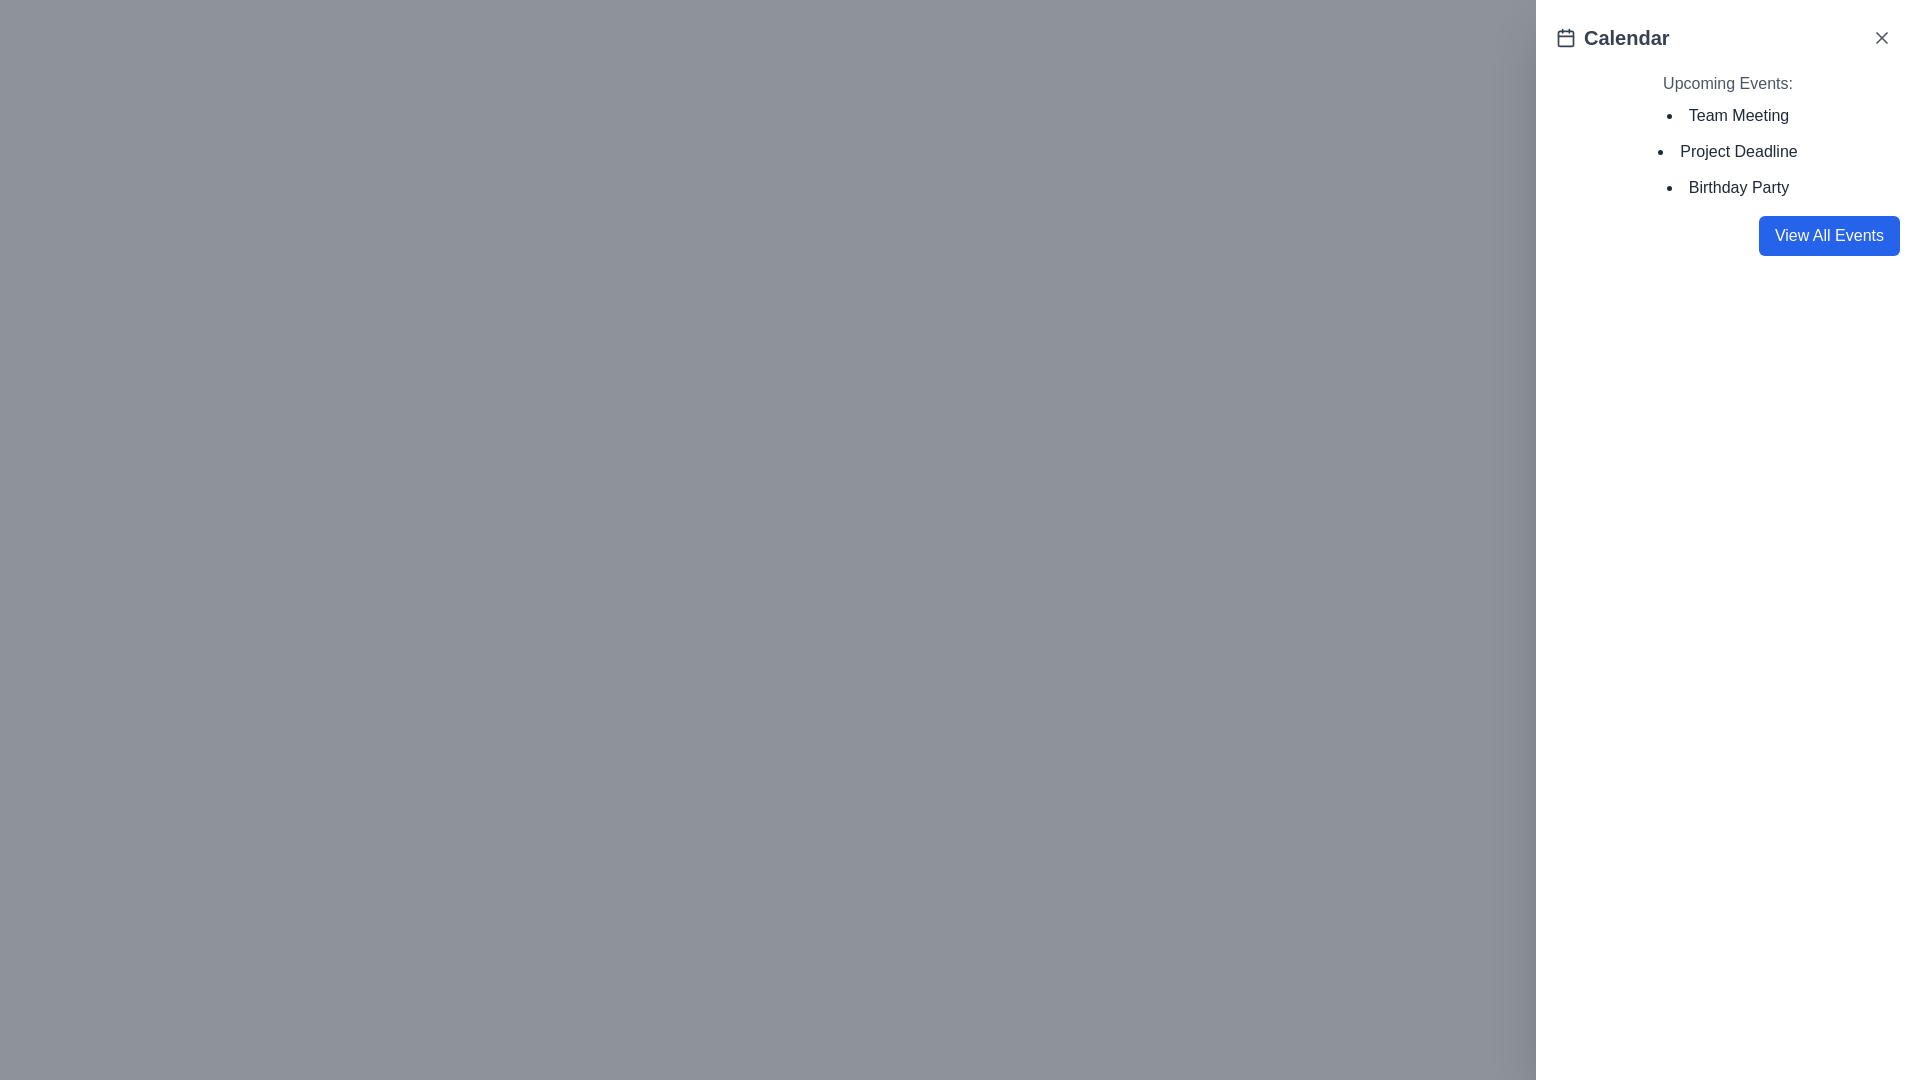 This screenshot has height=1080, width=1920. I want to click on the button located in the bottom-right corner of the panel labeled 'Calendar', so click(1829, 234).